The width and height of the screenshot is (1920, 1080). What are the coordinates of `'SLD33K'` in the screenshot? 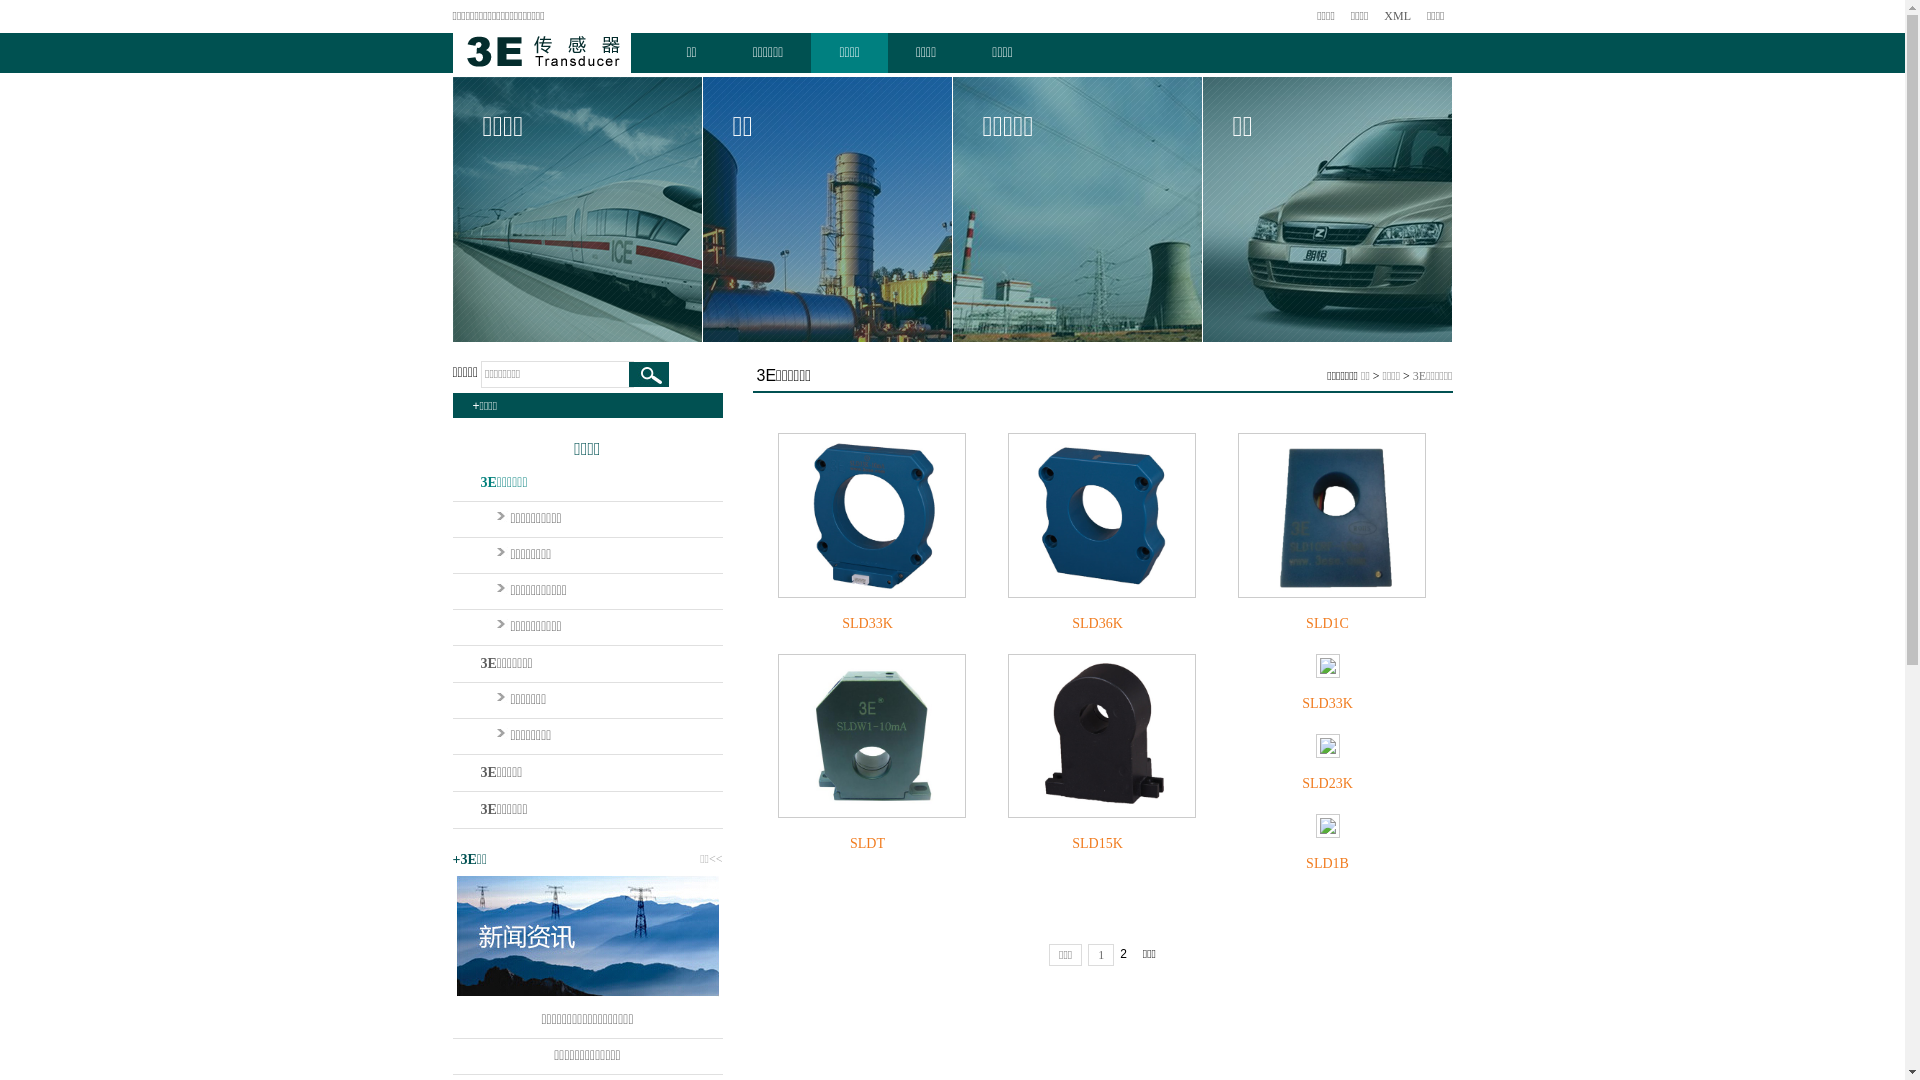 It's located at (1327, 702).